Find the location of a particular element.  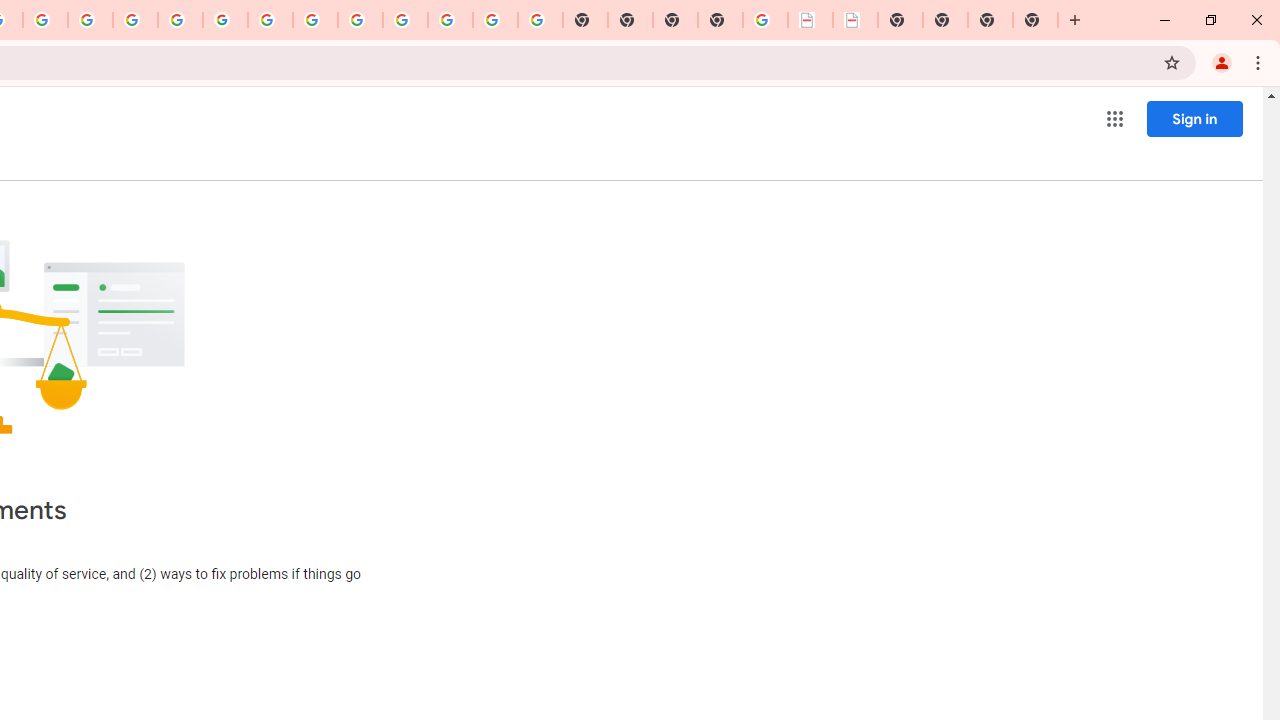

'Google Images' is located at coordinates (540, 20).